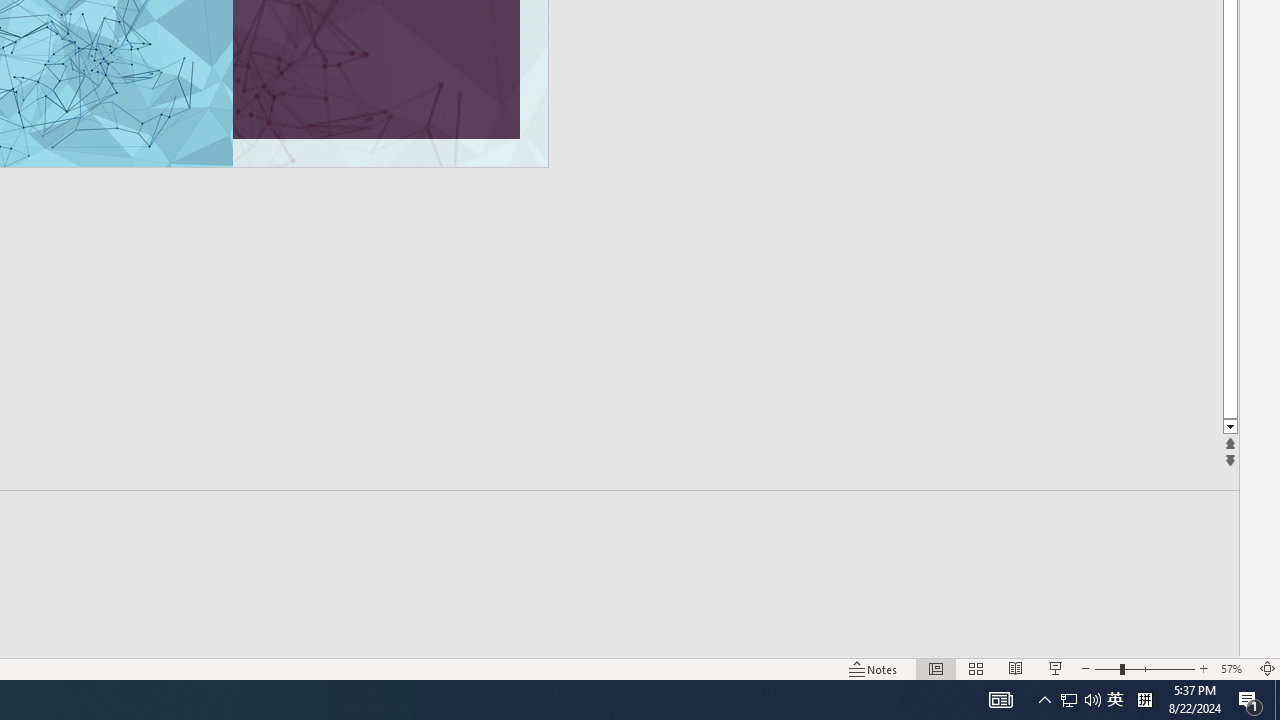 This screenshot has height=720, width=1280. I want to click on 'Reading View', so click(1015, 669).